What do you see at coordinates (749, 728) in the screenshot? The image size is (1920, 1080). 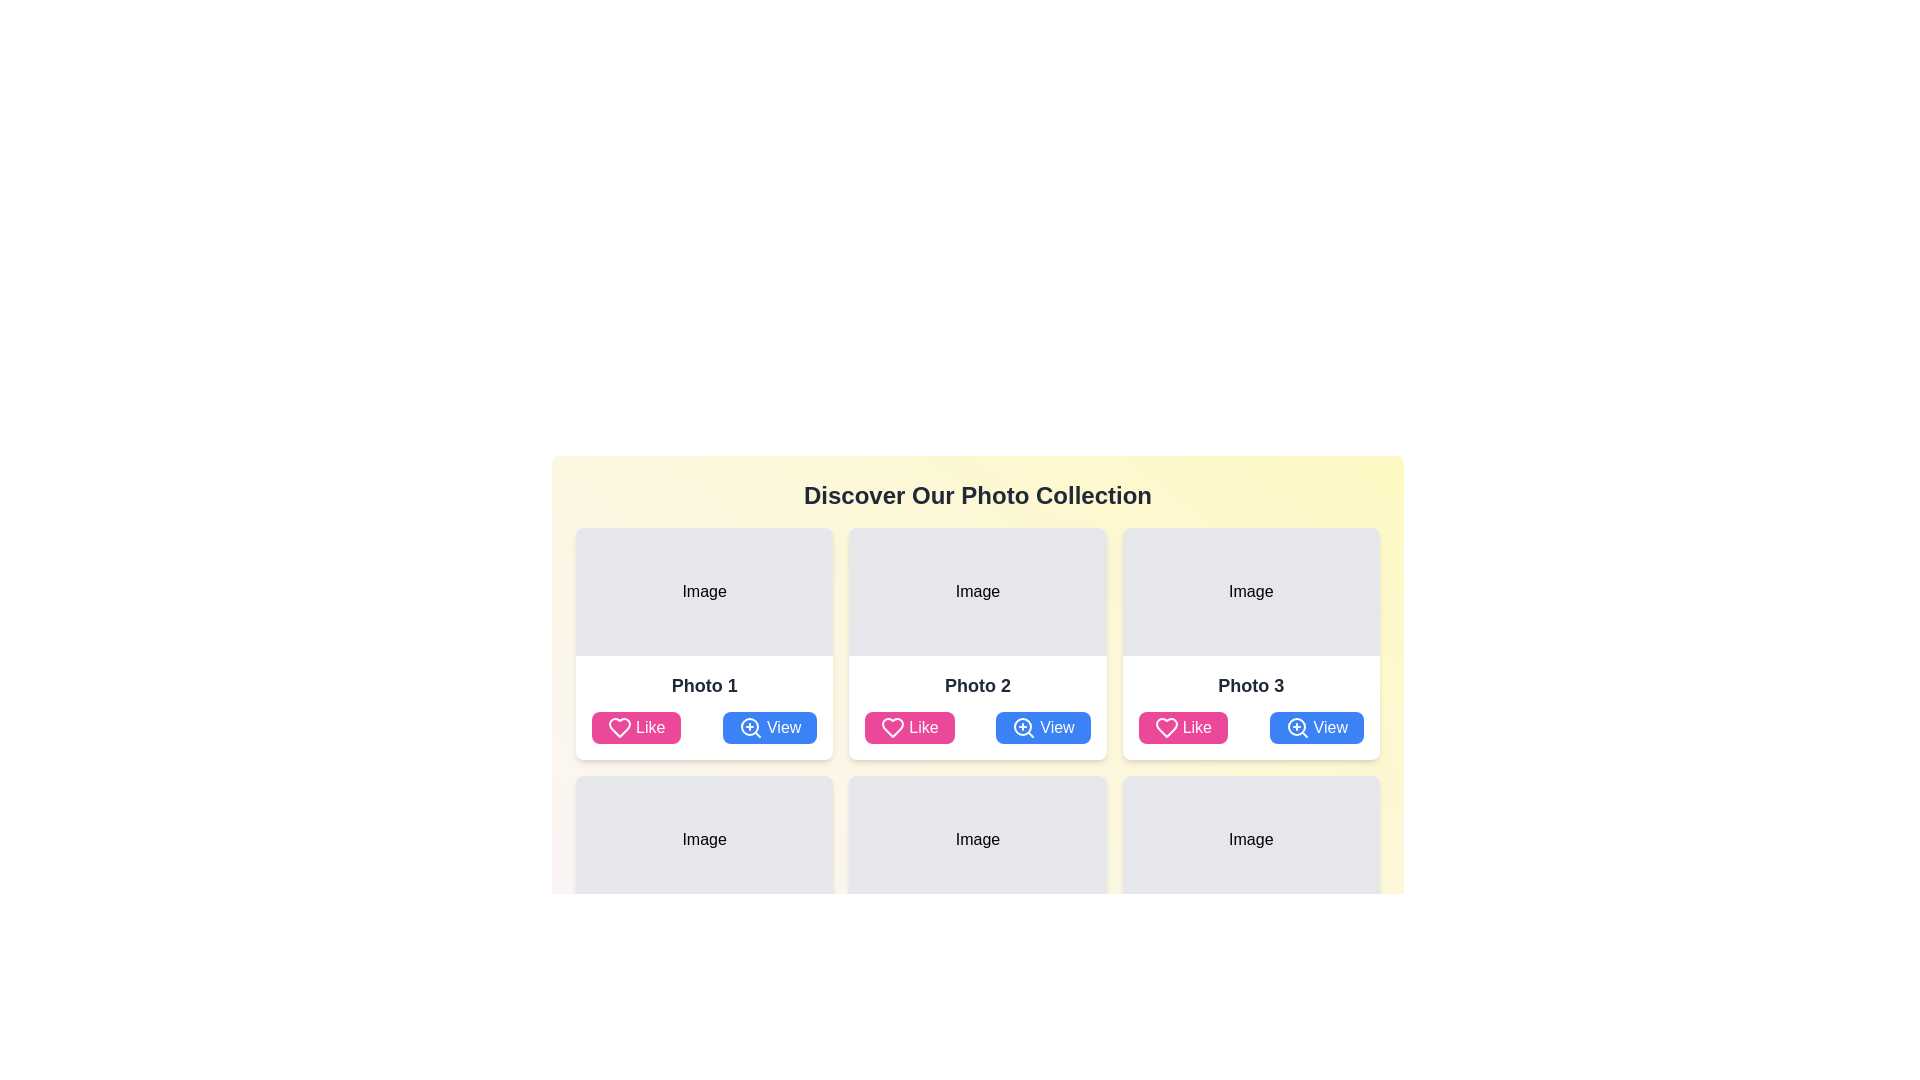 I see `the magnifying glass icon with a plus symbol inside the blue 'View' button, which is located in the second photo card of the grid layout, to activate hover effects` at bounding box center [749, 728].